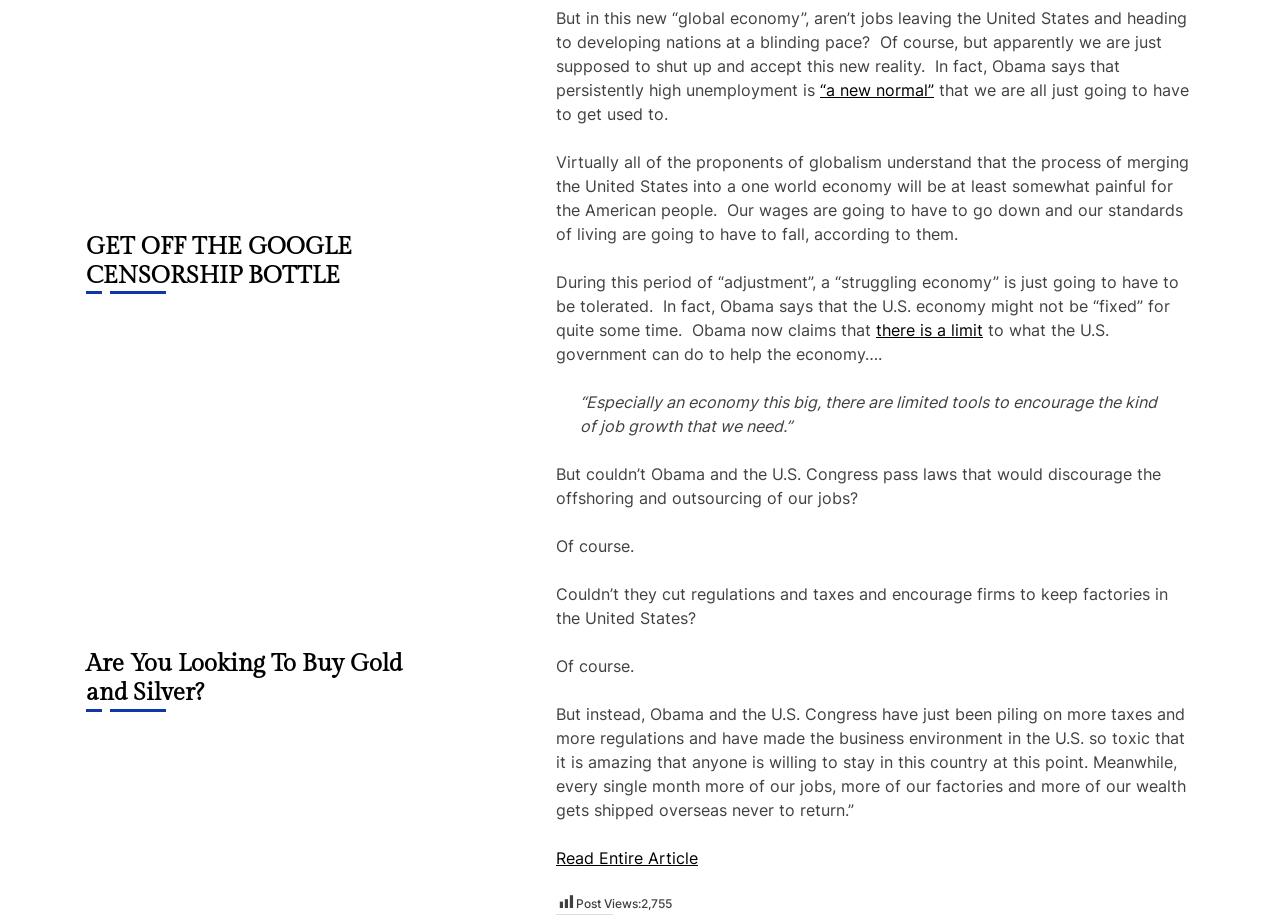  What do you see at coordinates (861, 605) in the screenshot?
I see `'Couldn’t they cut regulations and taxes and encourage firms to keep factories in the United States?'` at bounding box center [861, 605].